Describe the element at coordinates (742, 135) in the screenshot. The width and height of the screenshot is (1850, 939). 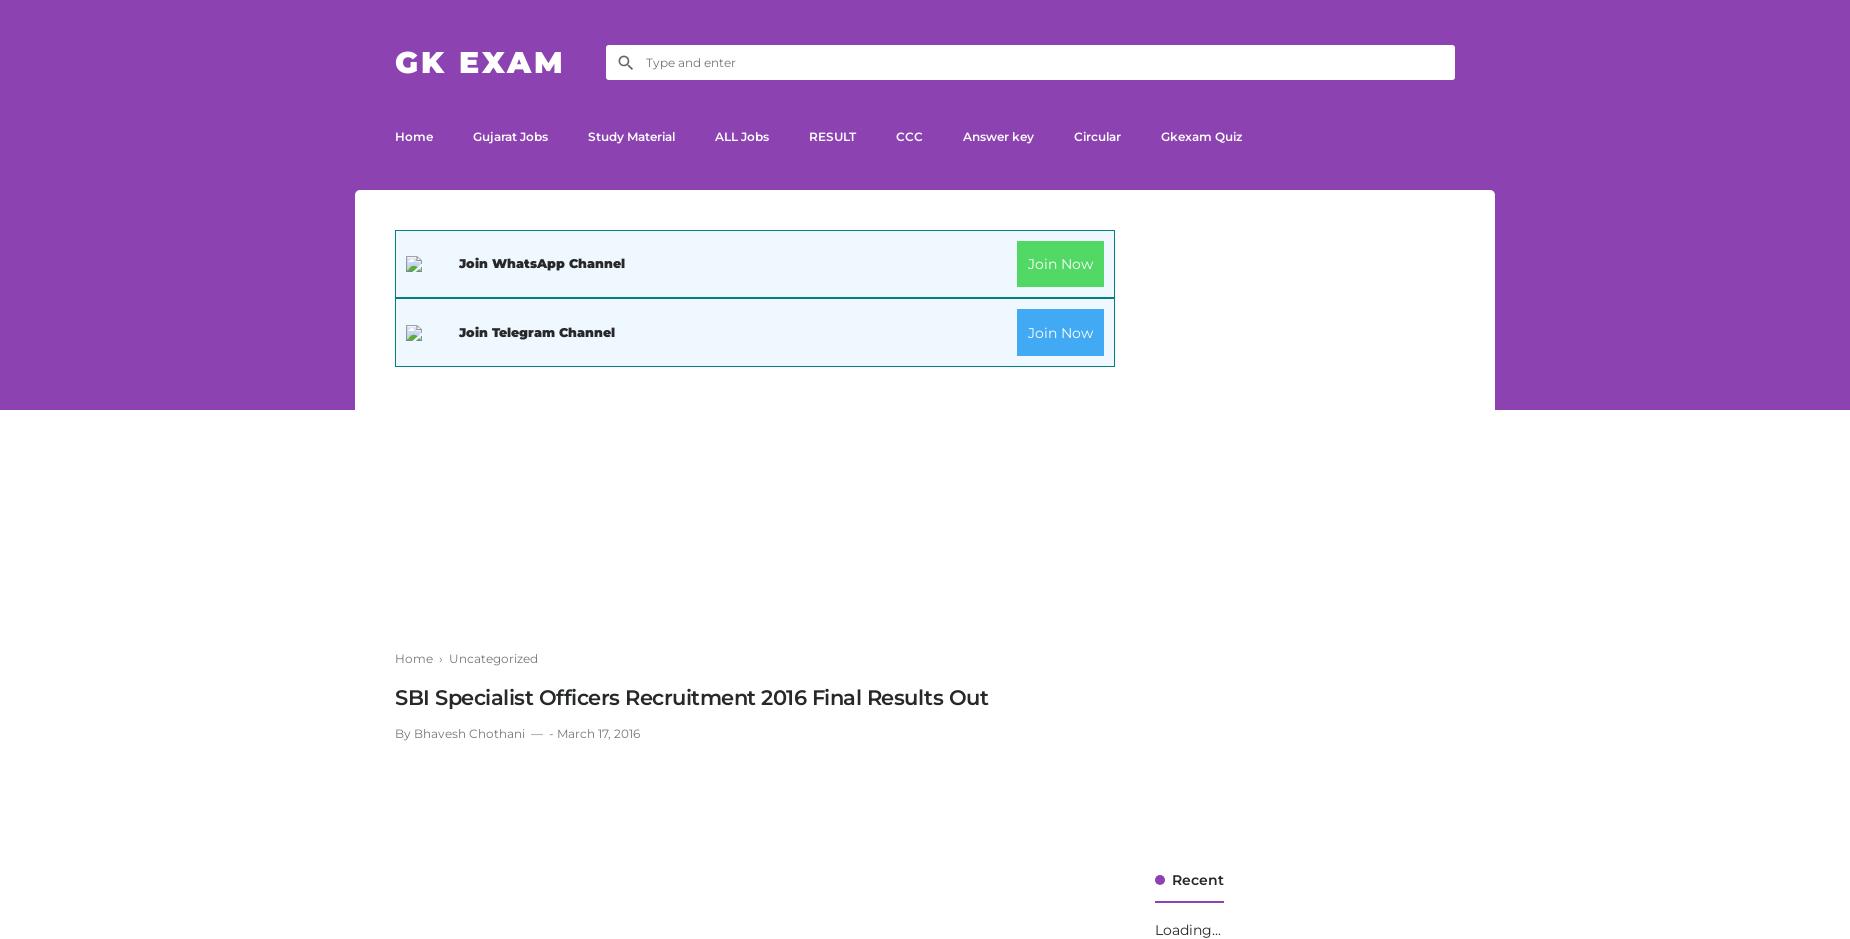
I see `'ALL Jobs'` at that location.